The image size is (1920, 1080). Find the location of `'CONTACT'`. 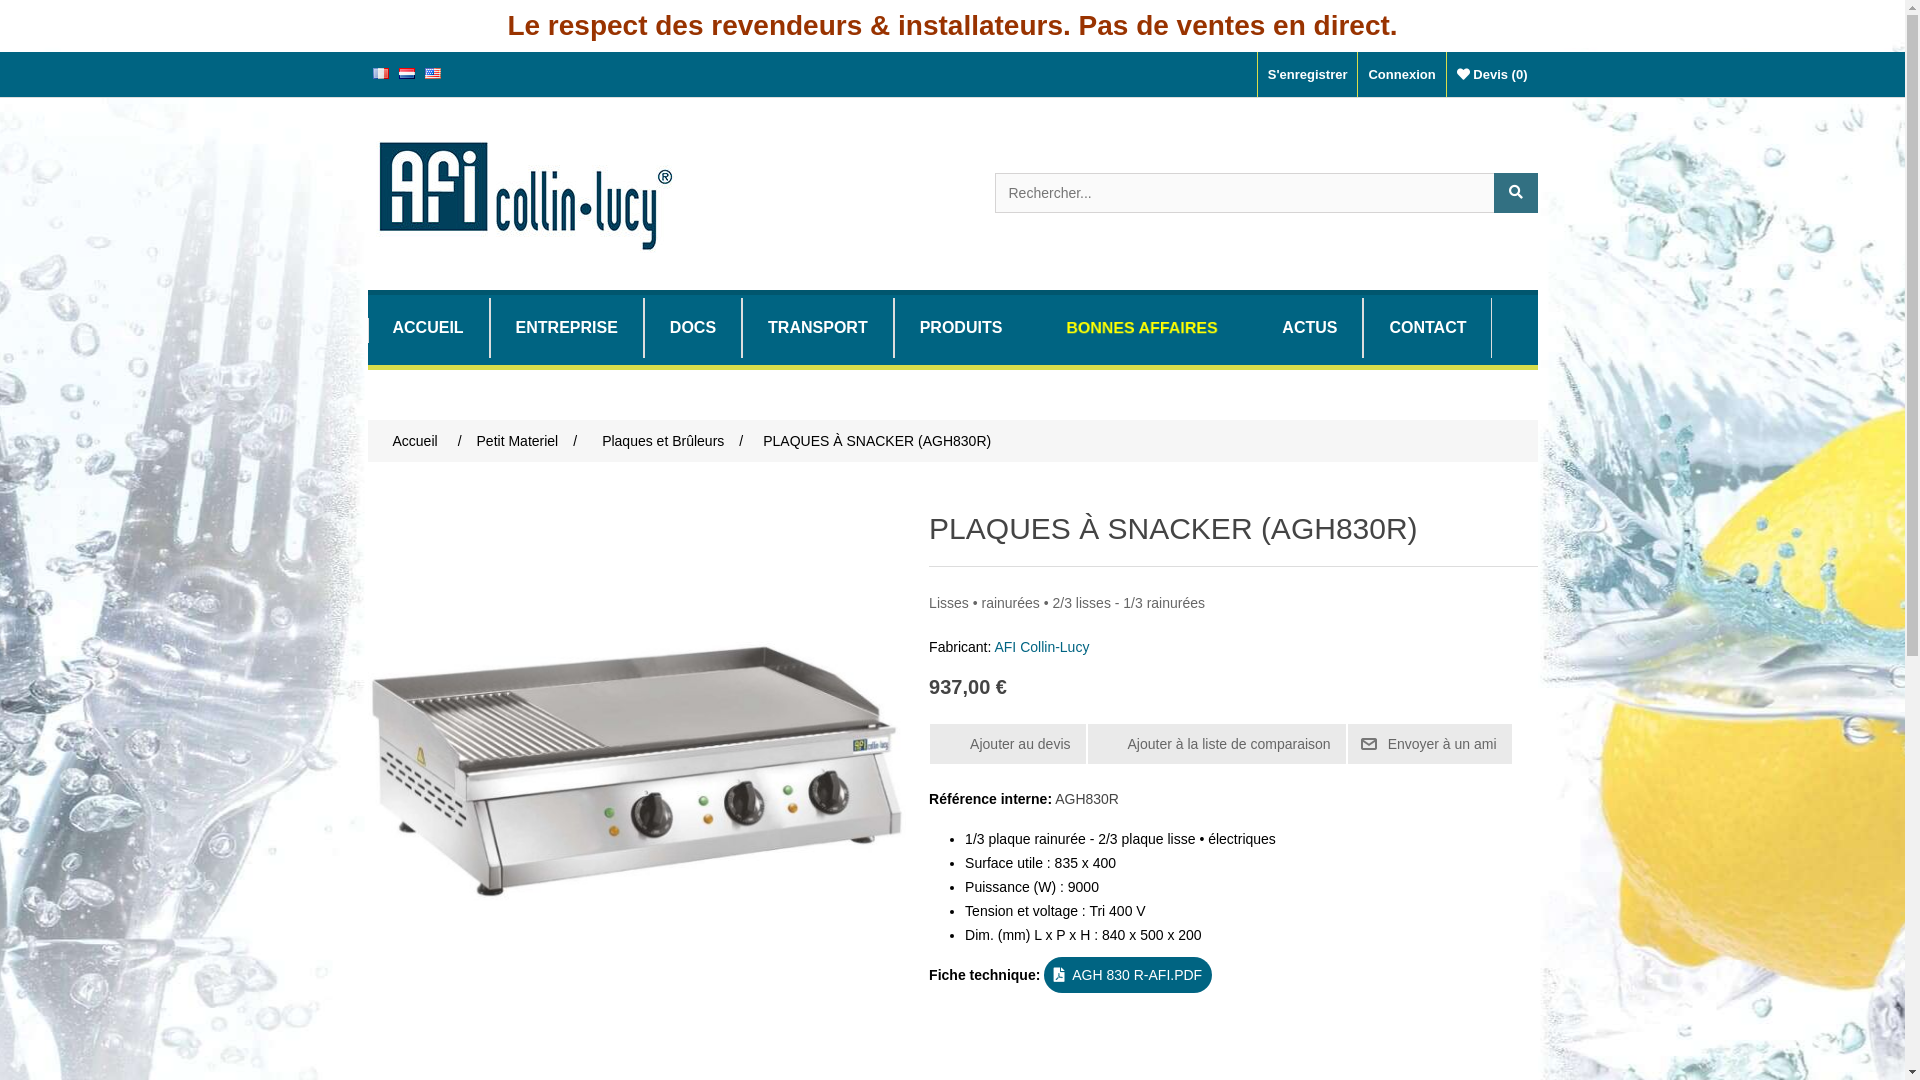

'CONTACT' is located at coordinates (1362, 326).